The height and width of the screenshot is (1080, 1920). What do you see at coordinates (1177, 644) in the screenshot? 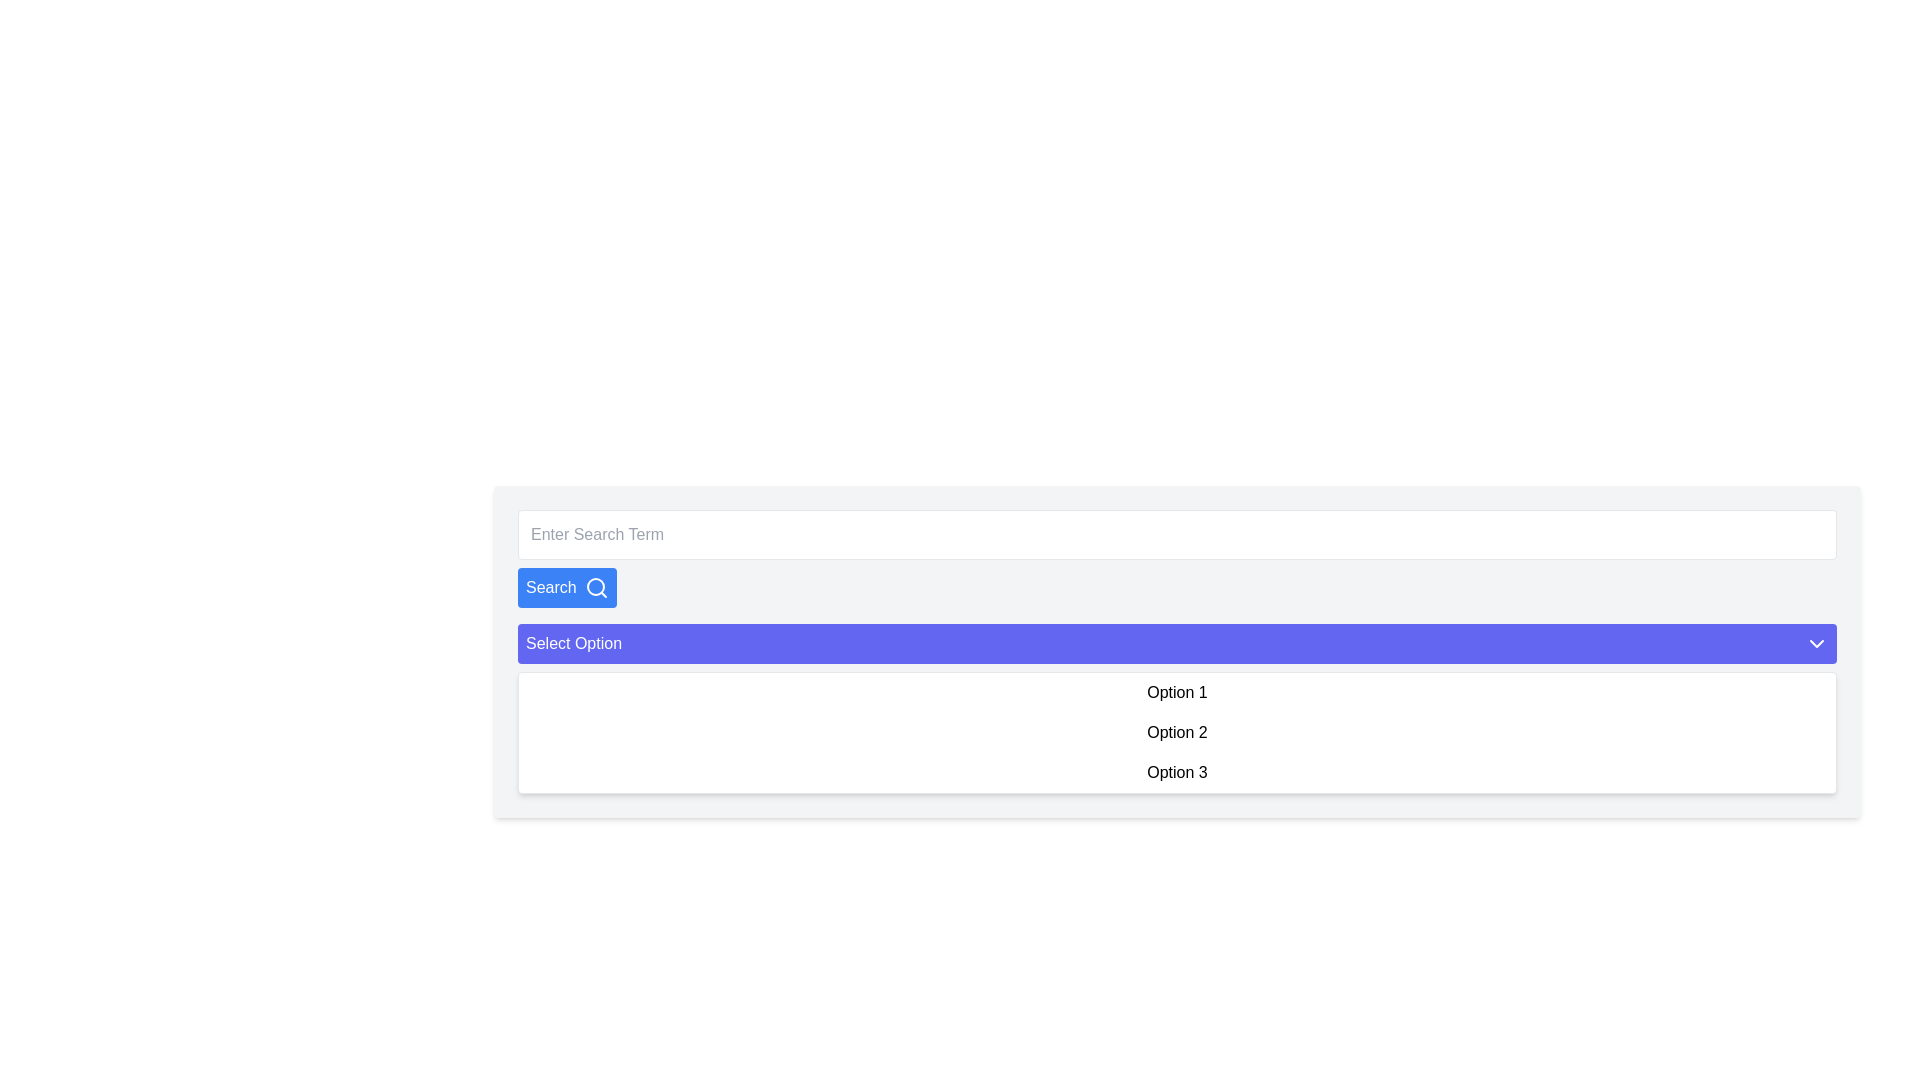
I see `the drop-down toggle button located at the top-center of the interface` at bounding box center [1177, 644].